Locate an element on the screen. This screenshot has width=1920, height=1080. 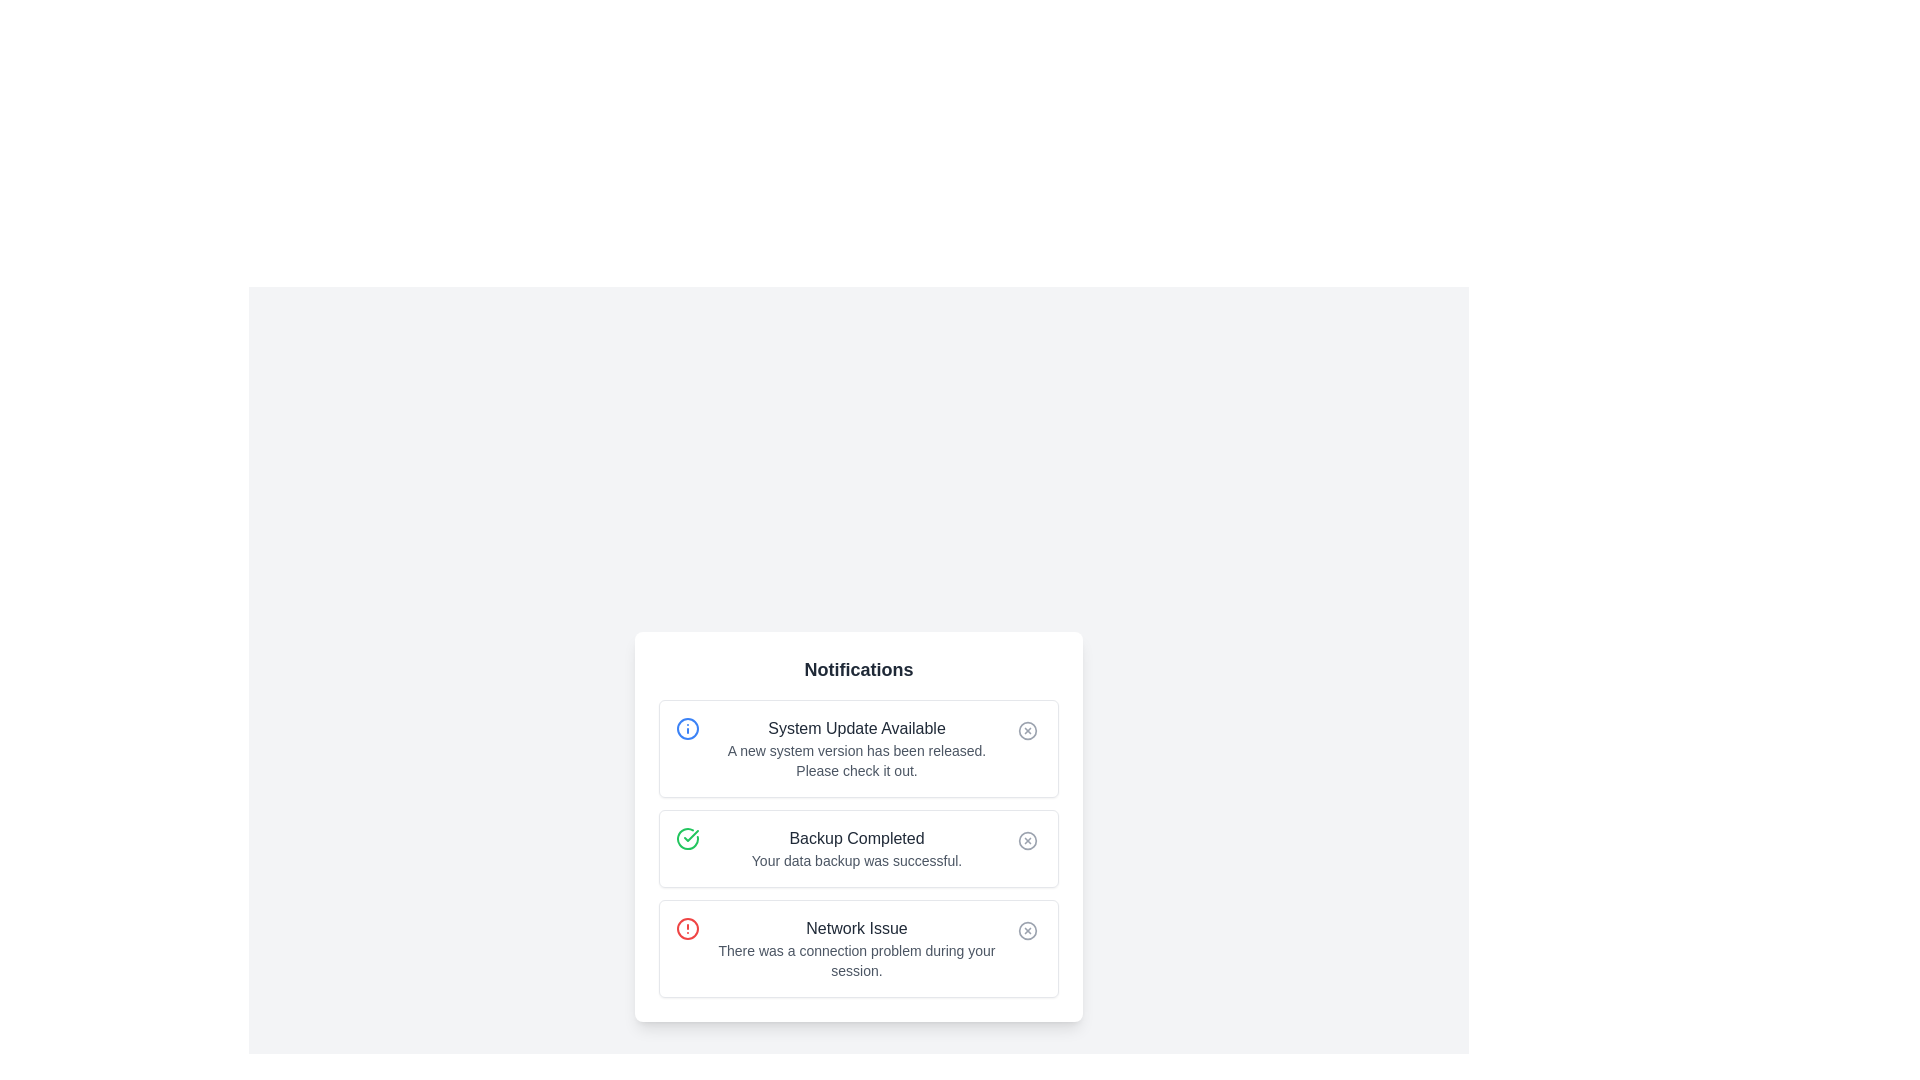
the 'Network Issue' notification icon located at the bottom of the notification list is located at coordinates (687, 929).